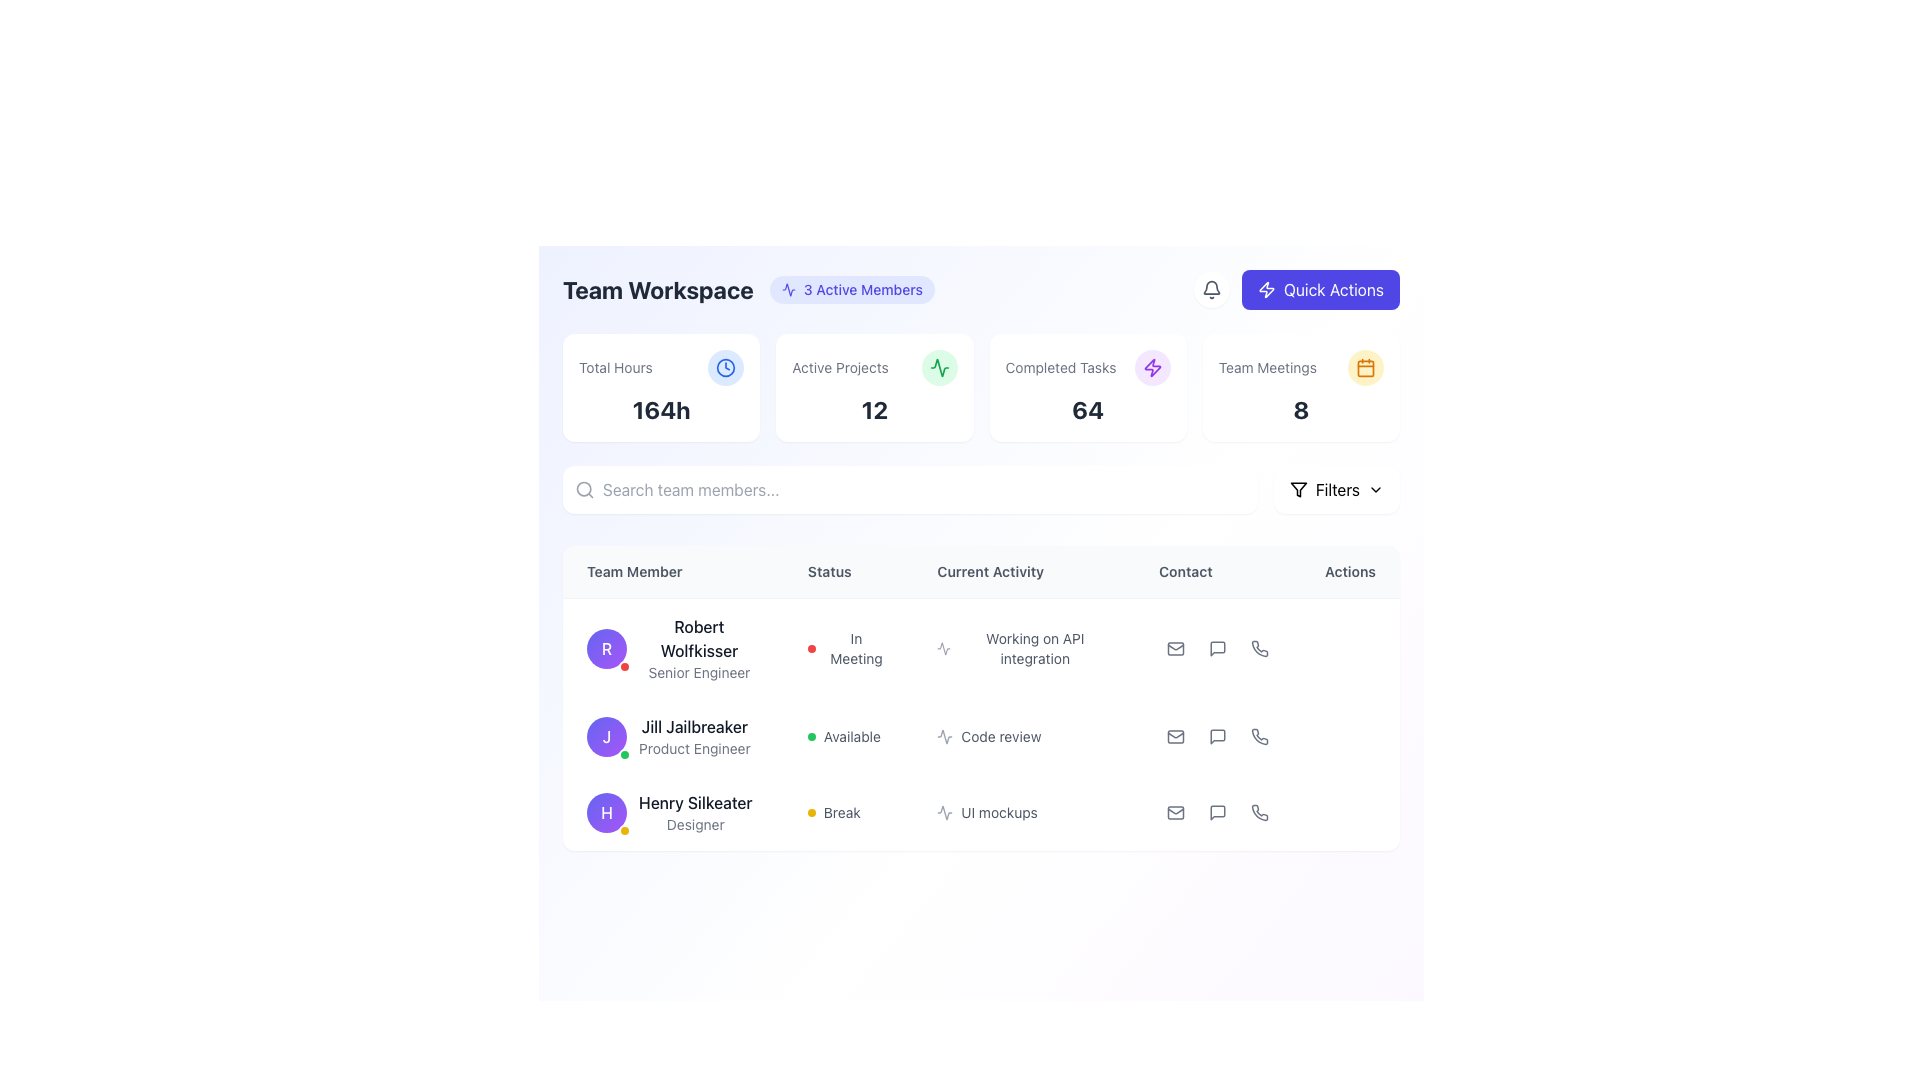 The image size is (1920, 1080). What do you see at coordinates (852, 289) in the screenshot?
I see `the informational label displaying the number of active team members, which is located to the right of the 'Team Workspace' heading in the top-left section of the layout` at bounding box center [852, 289].